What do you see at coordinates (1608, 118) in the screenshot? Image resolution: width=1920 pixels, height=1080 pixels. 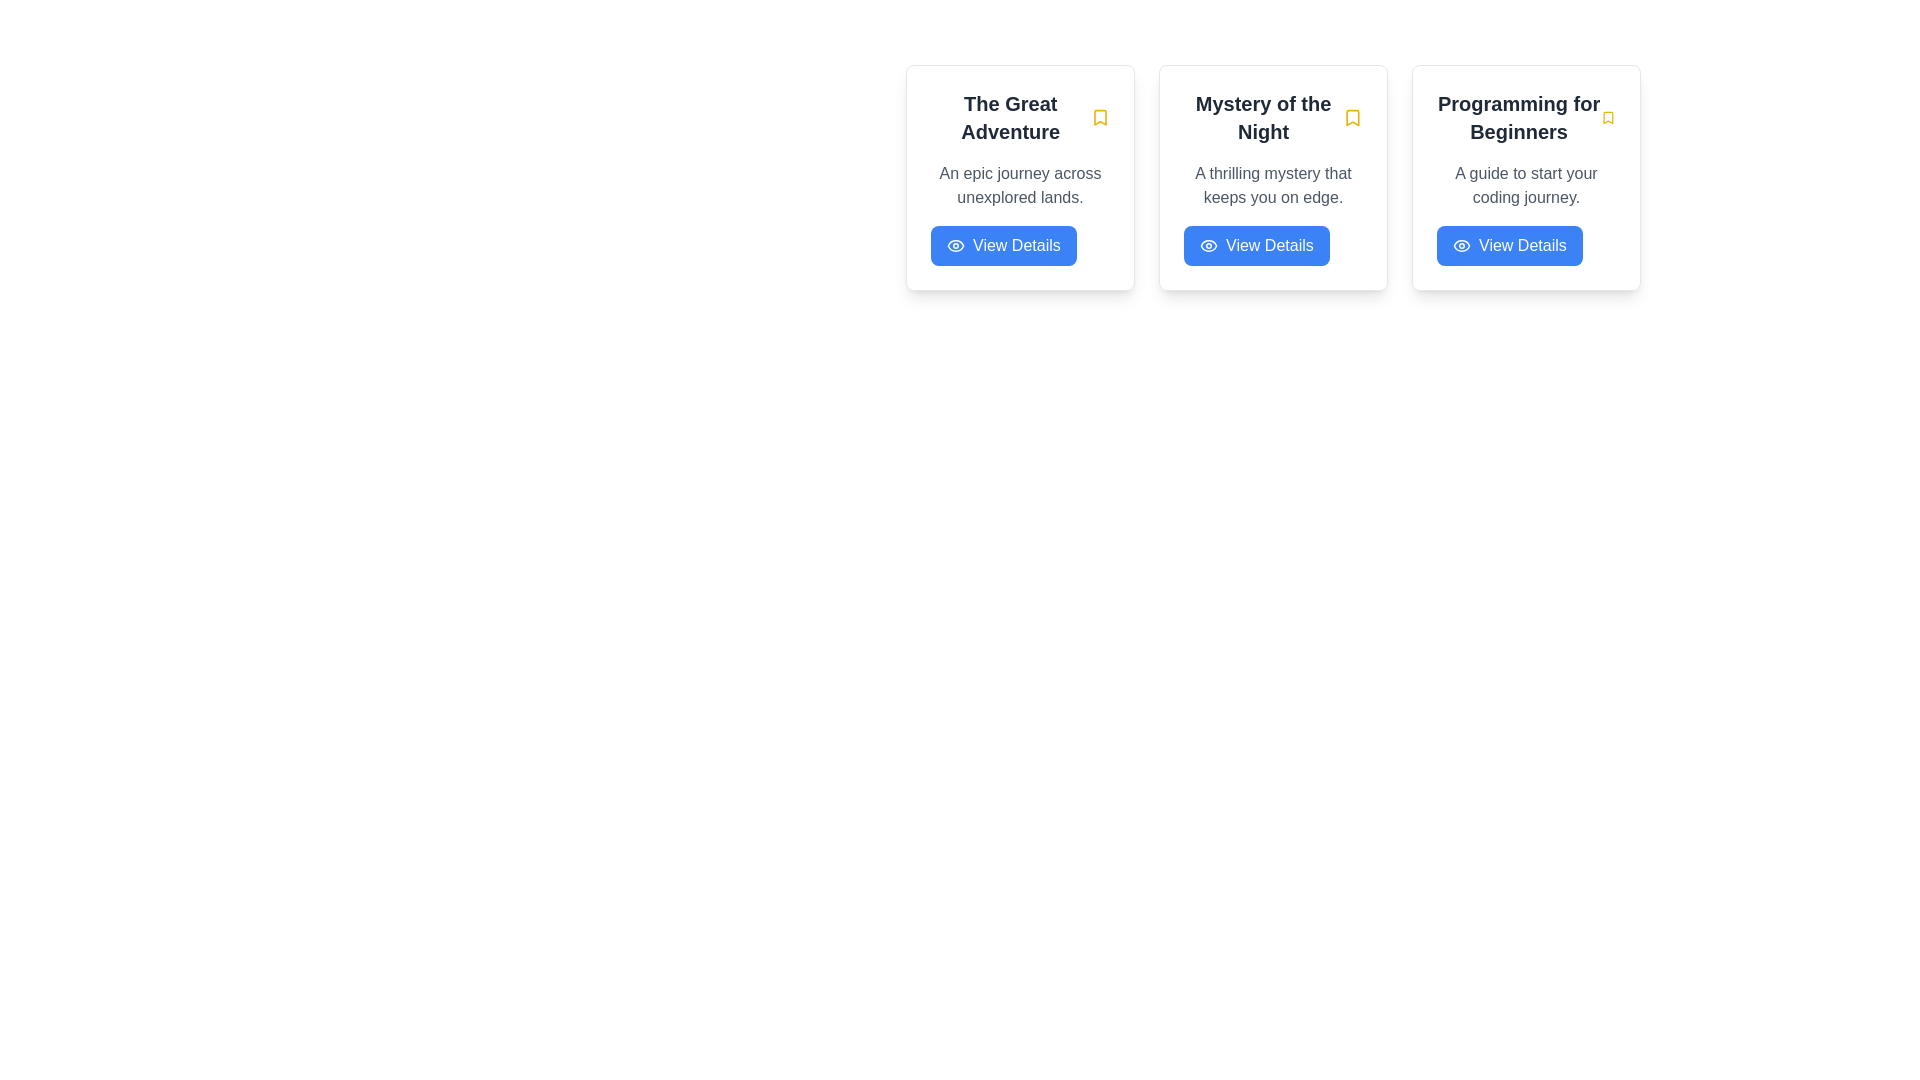 I see `the golden-yellow bookmark icon with a hollow outline next to the title 'Programming for Beginners'` at bounding box center [1608, 118].